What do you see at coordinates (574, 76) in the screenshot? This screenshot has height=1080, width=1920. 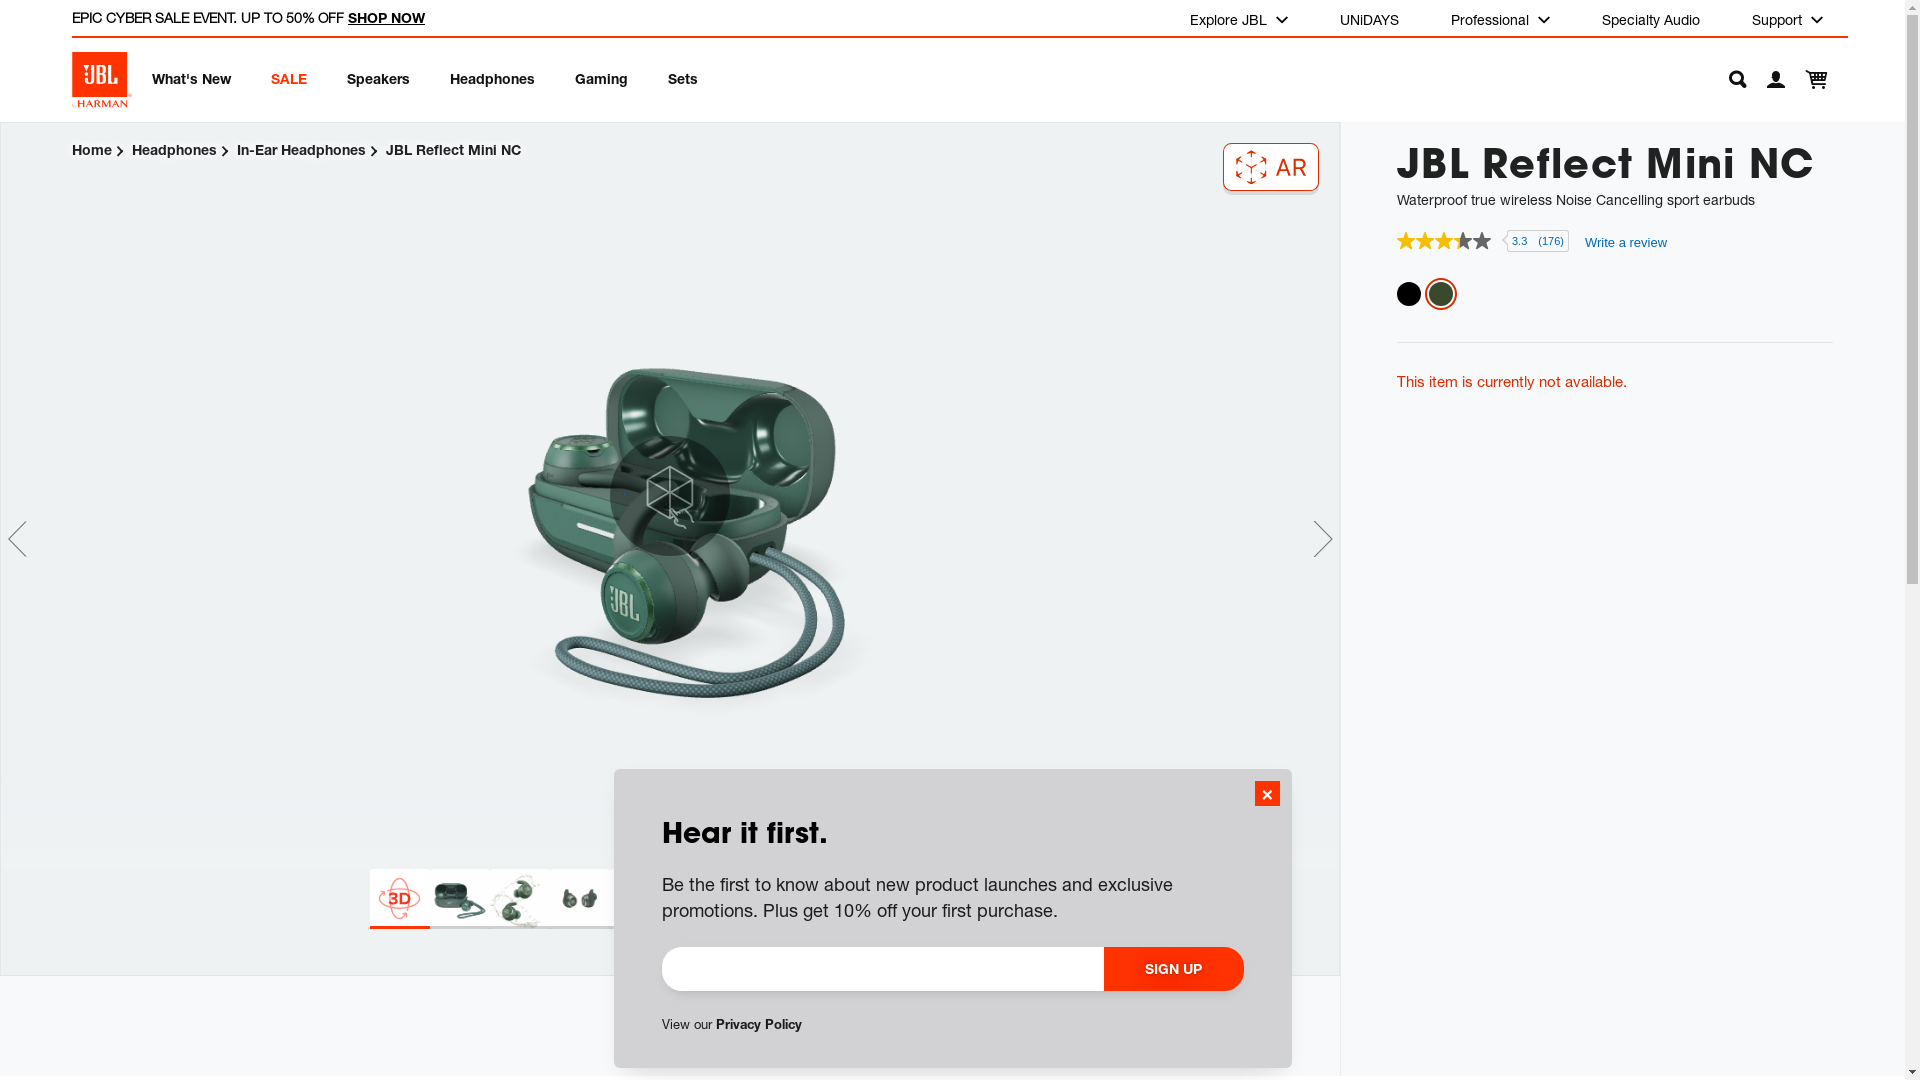 I see `'Gaming'` at bounding box center [574, 76].